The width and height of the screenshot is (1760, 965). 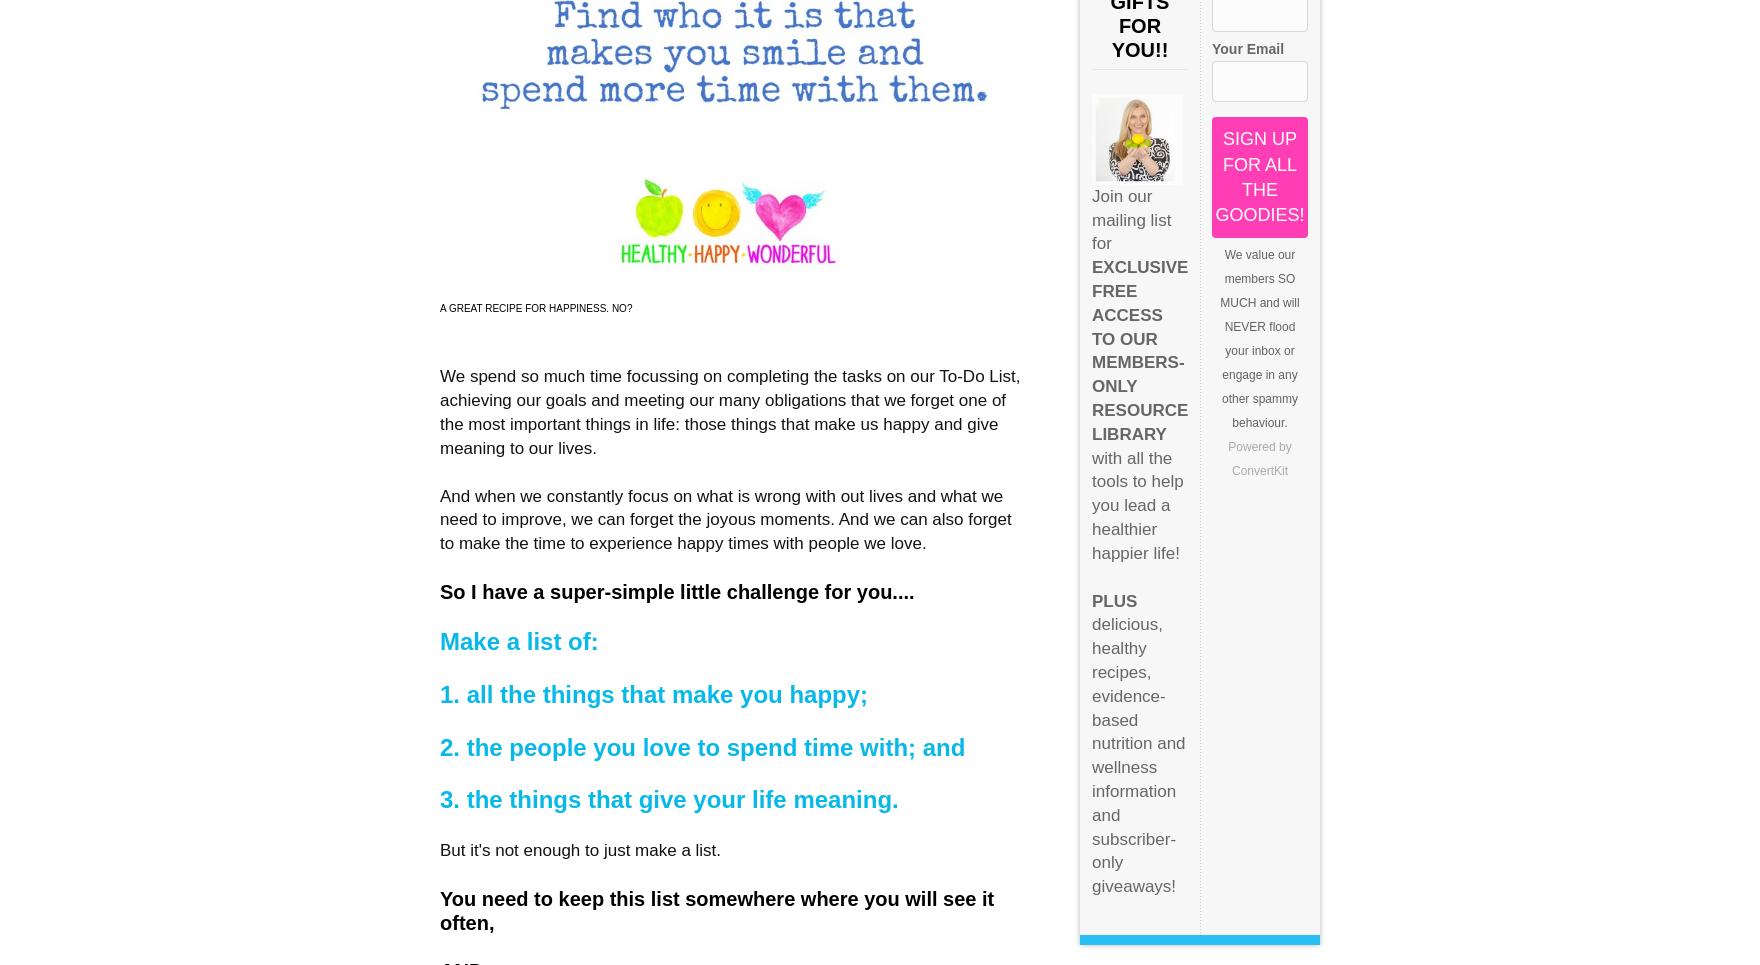 What do you see at coordinates (657, 692) in the screenshot?
I see `'1. all the things that make you happy;'` at bounding box center [657, 692].